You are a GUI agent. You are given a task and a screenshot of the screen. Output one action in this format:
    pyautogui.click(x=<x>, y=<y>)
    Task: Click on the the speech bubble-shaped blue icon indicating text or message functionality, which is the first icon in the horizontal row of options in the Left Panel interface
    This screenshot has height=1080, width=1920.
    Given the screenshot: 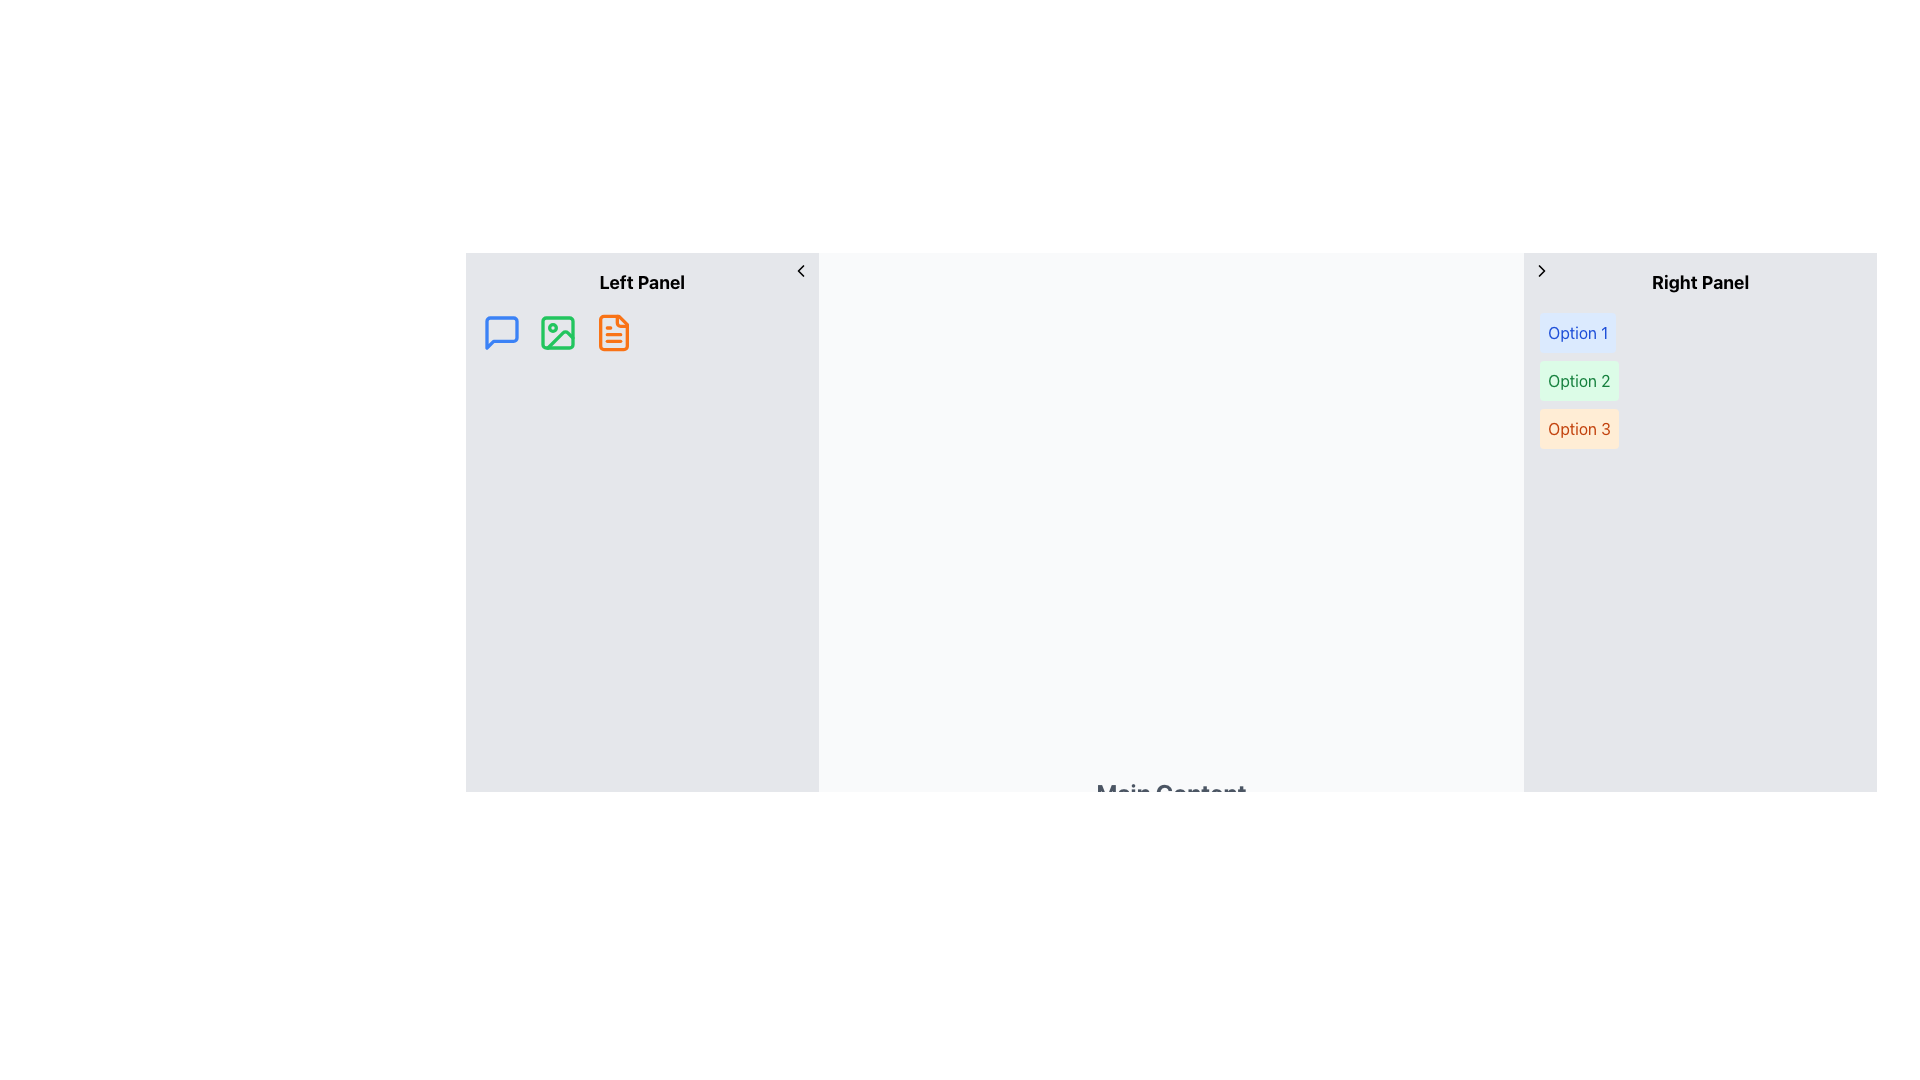 What is the action you would take?
    pyautogui.click(x=502, y=331)
    